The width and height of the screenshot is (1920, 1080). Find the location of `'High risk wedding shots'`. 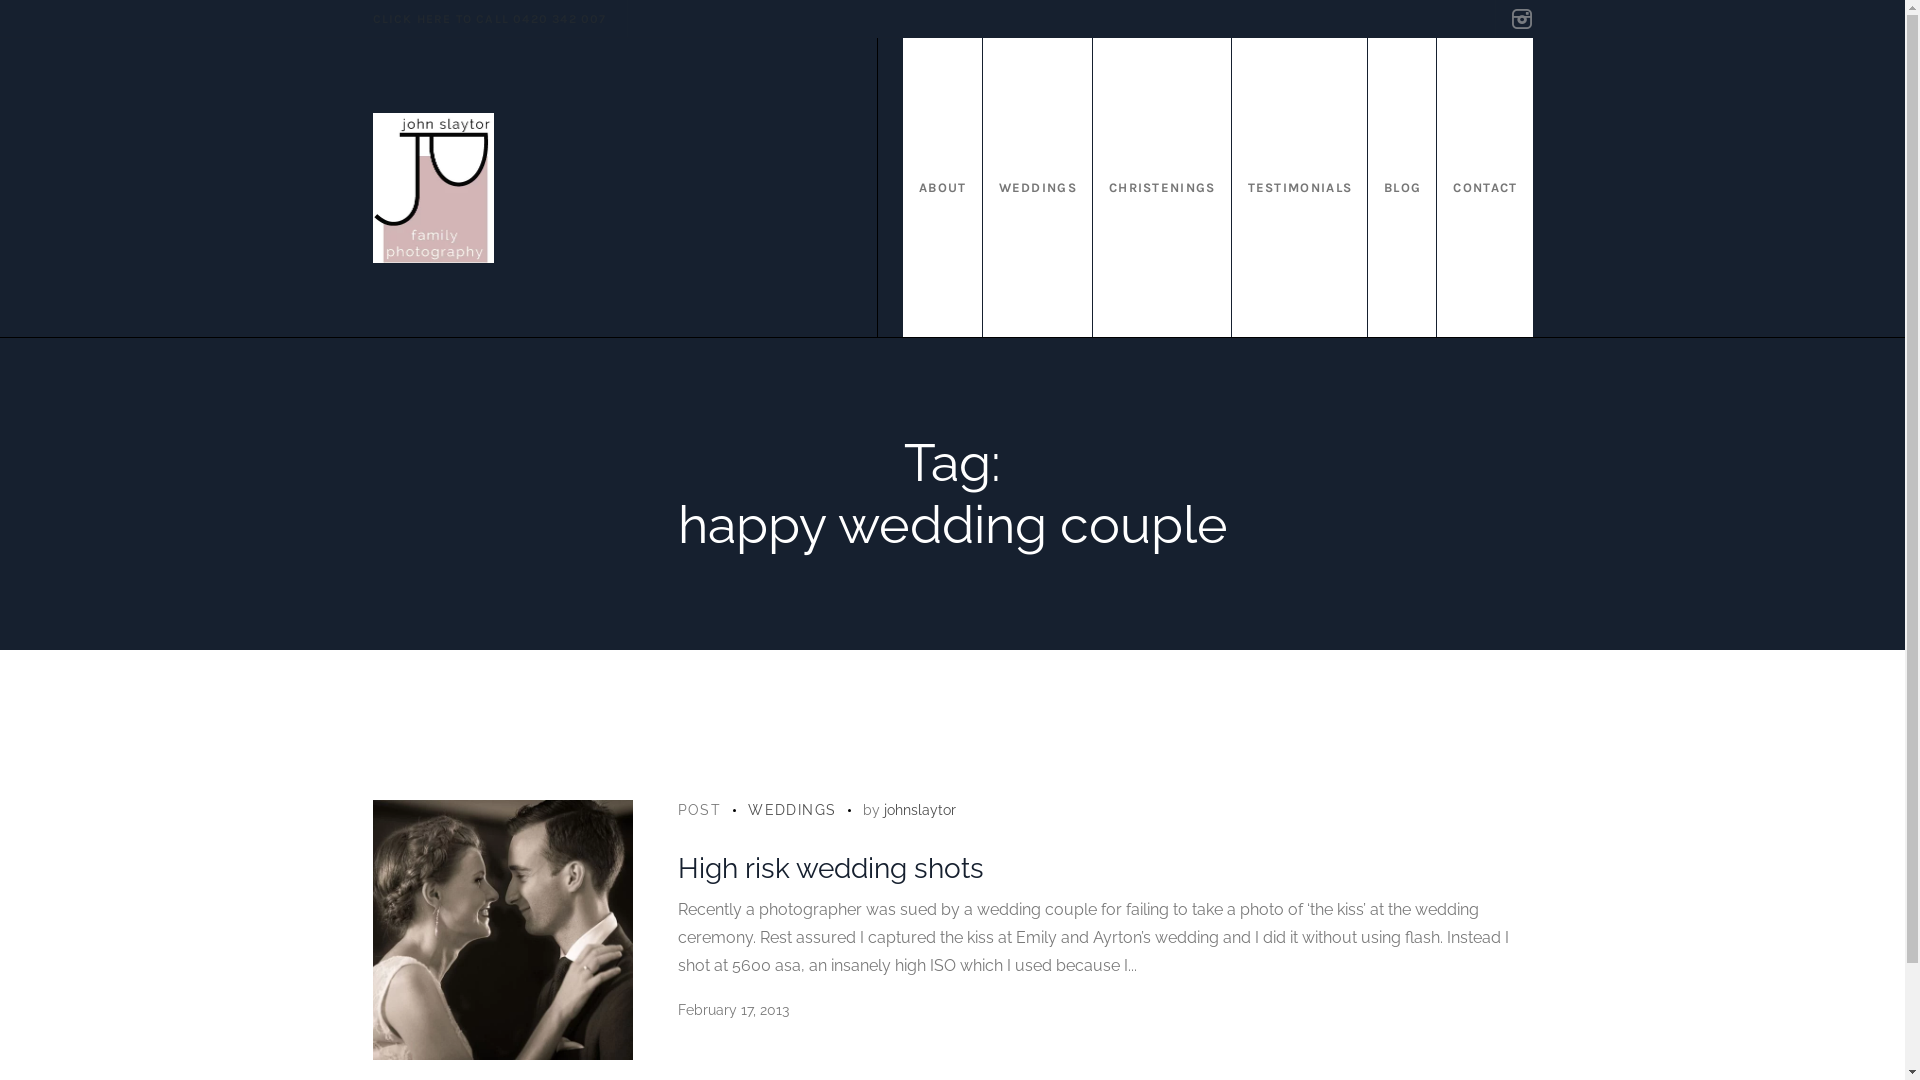

'High risk wedding shots' is located at coordinates (502, 929).